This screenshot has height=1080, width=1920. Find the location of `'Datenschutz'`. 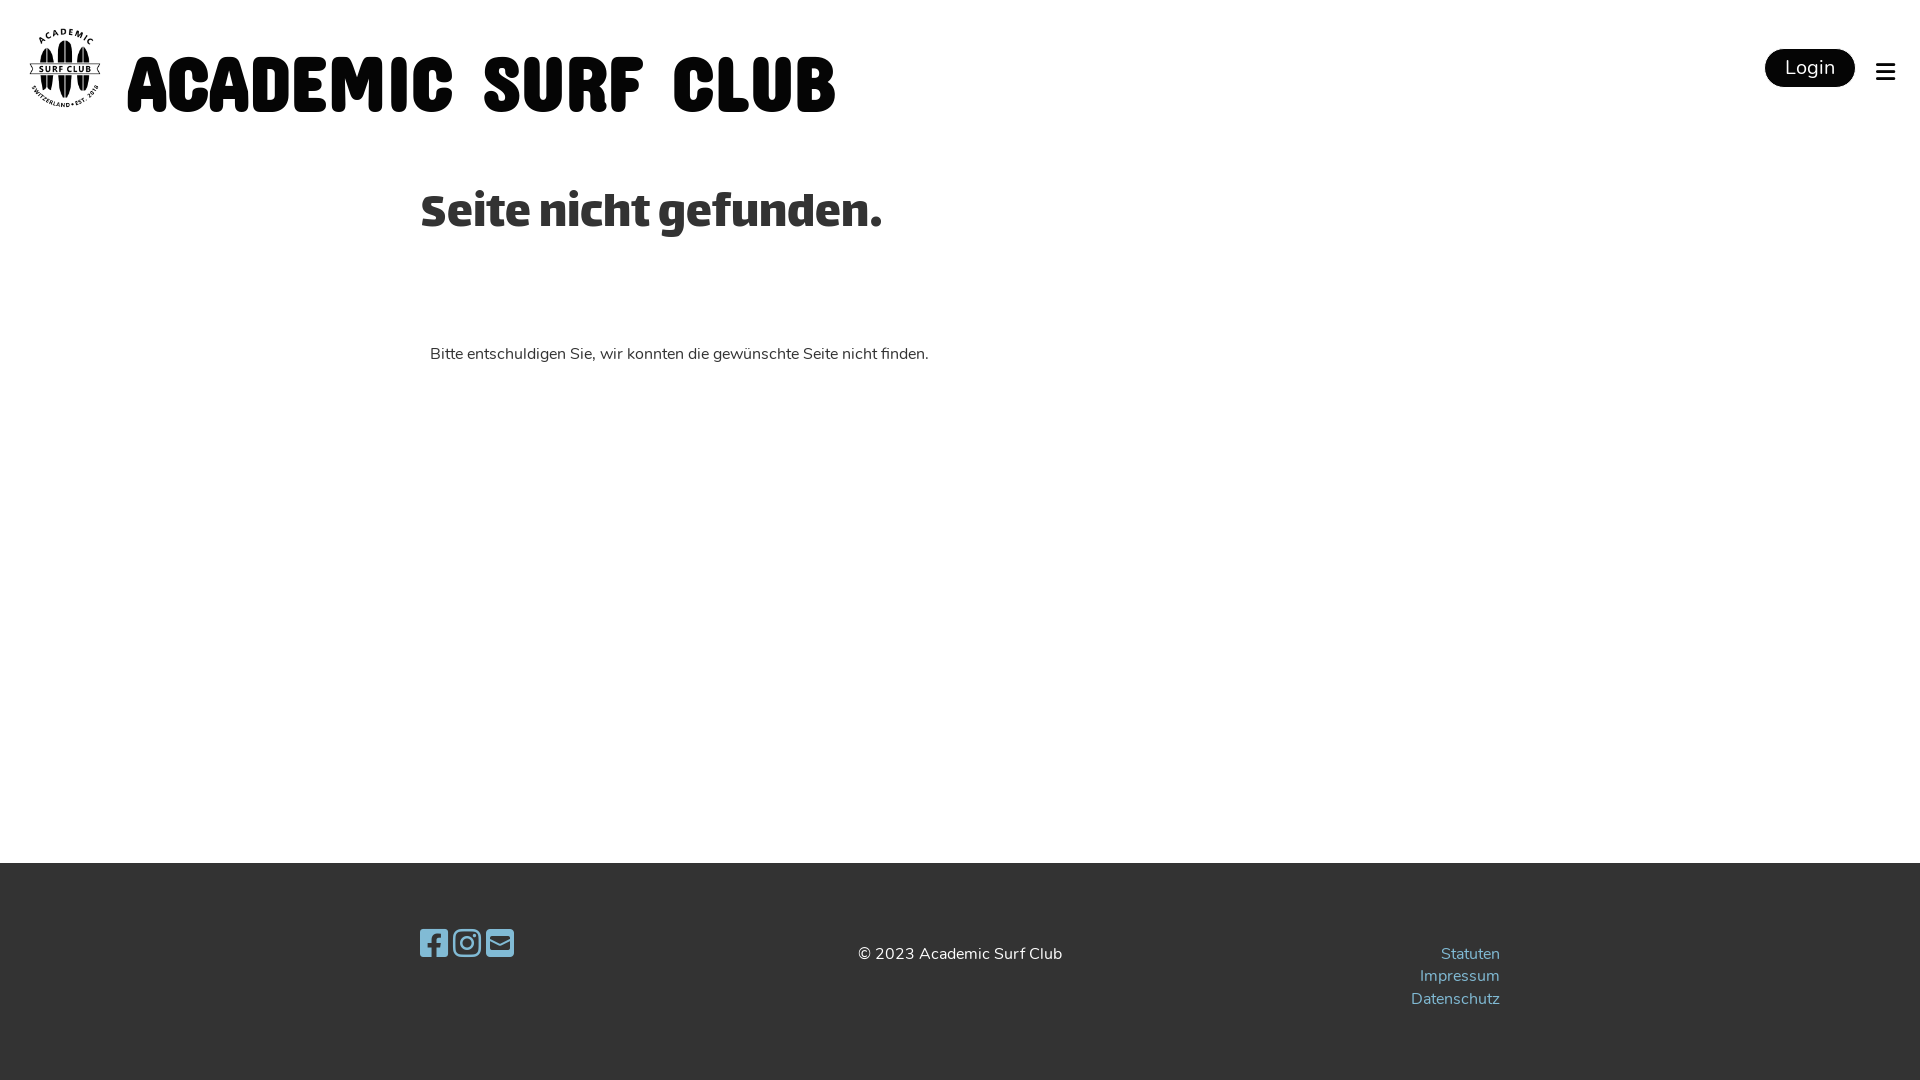

'Datenschutz' is located at coordinates (1455, 999).